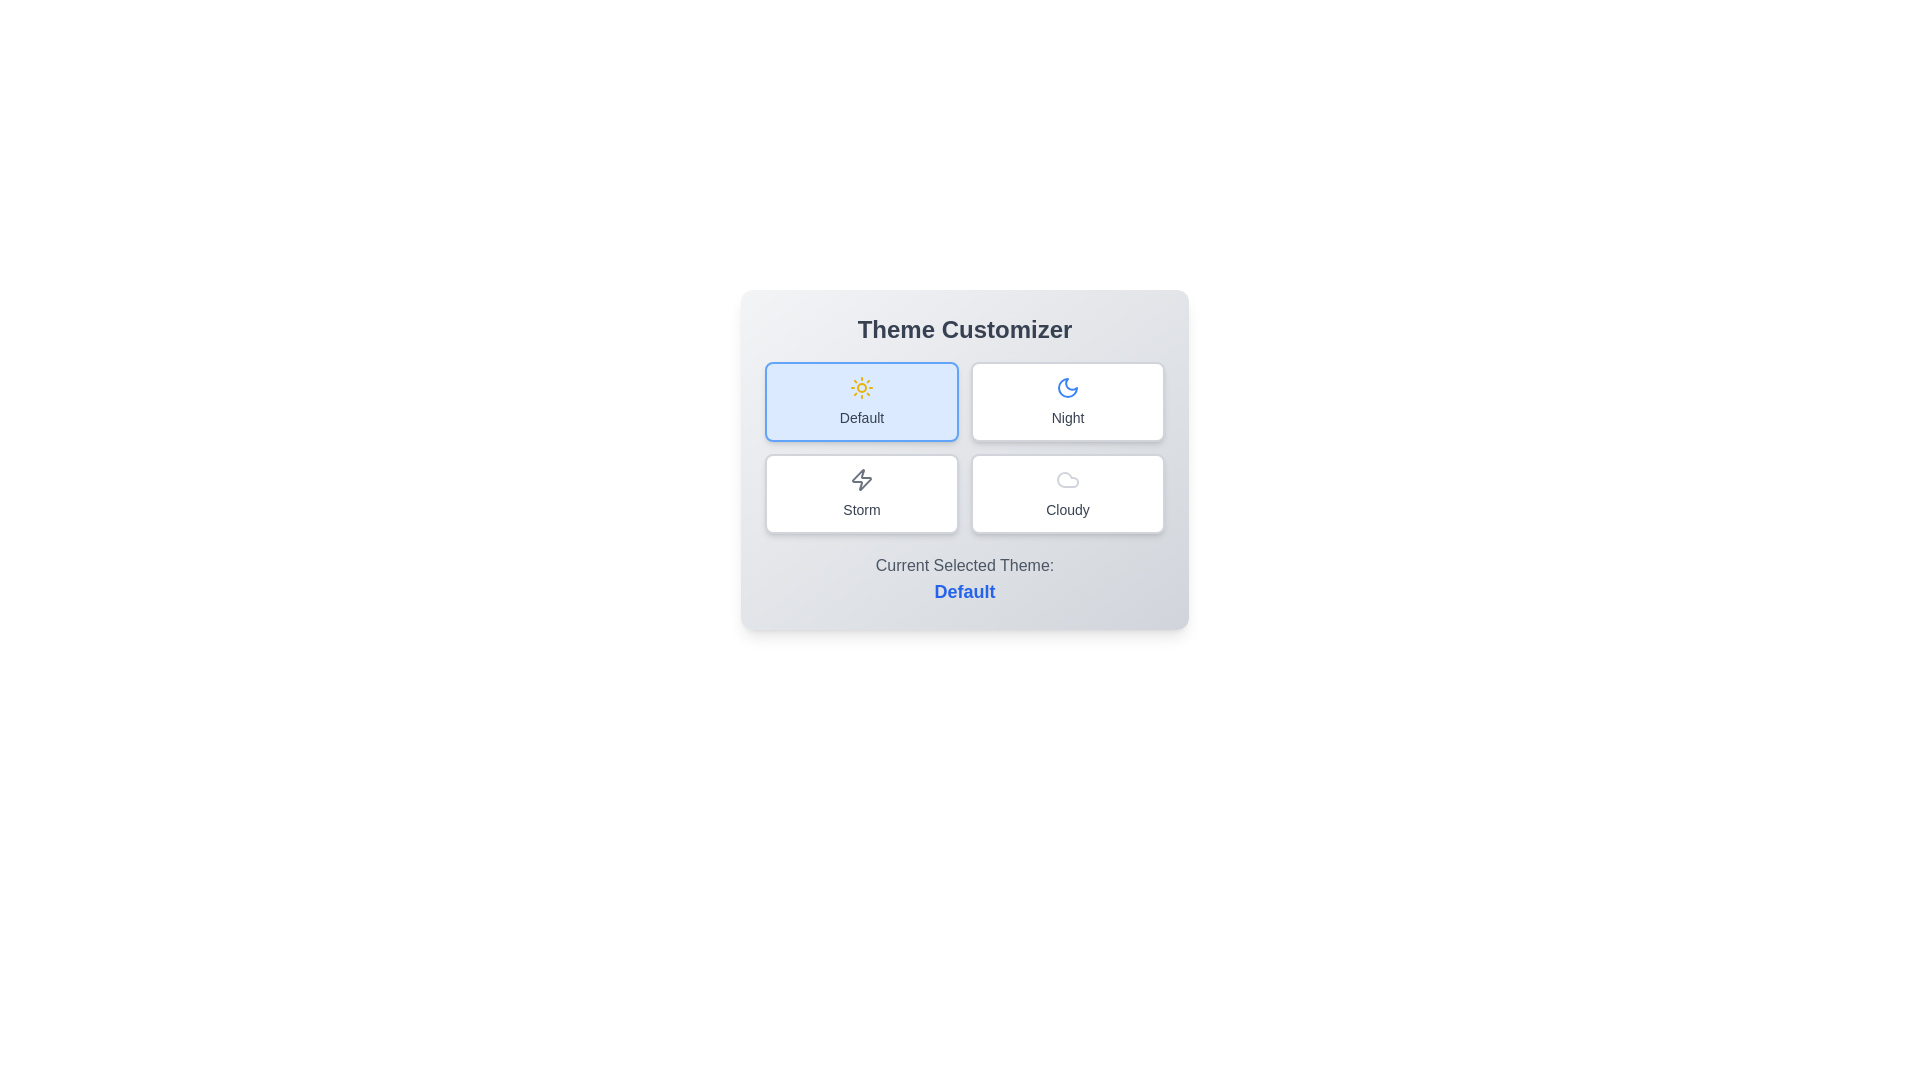 The image size is (1920, 1080). I want to click on the theme Night by clicking on its corresponding button, so click(1067, 401).